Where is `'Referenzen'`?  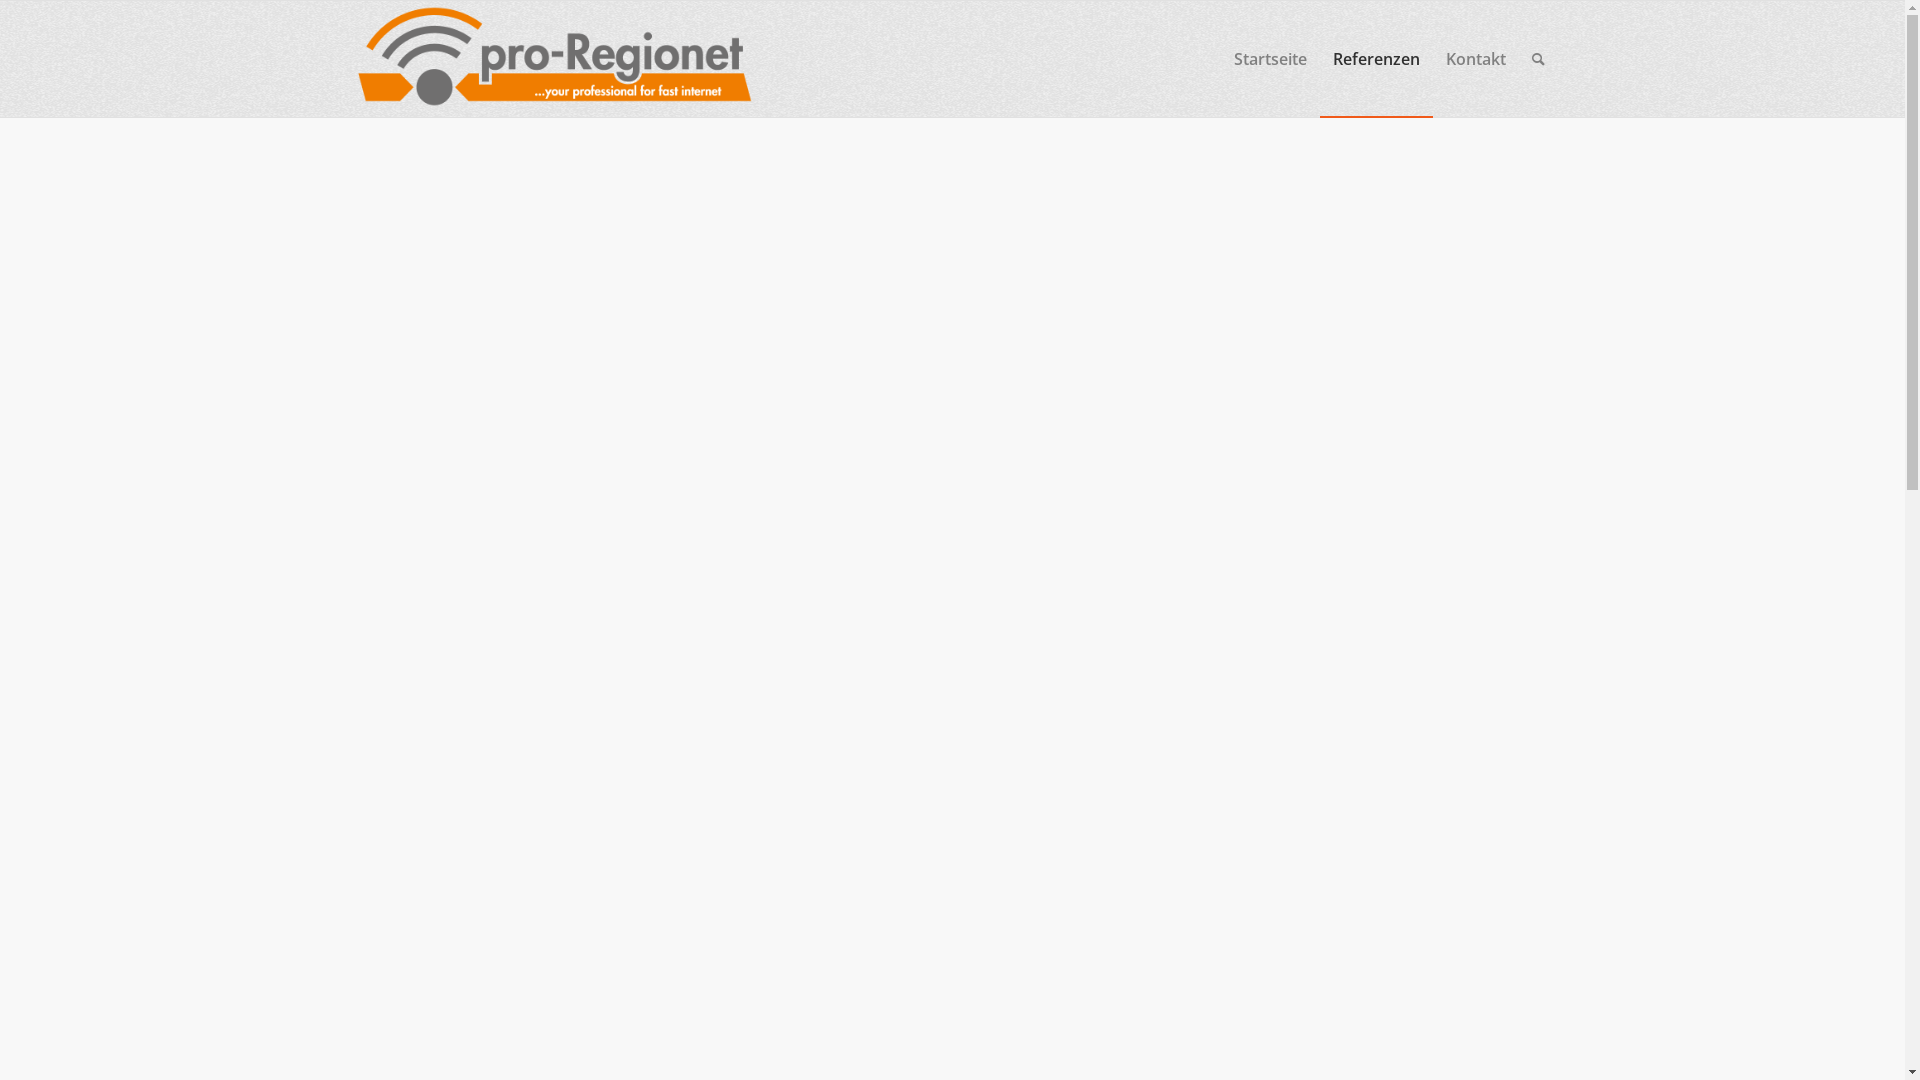 'Referenzen' is located at coordinates (1375, 57).